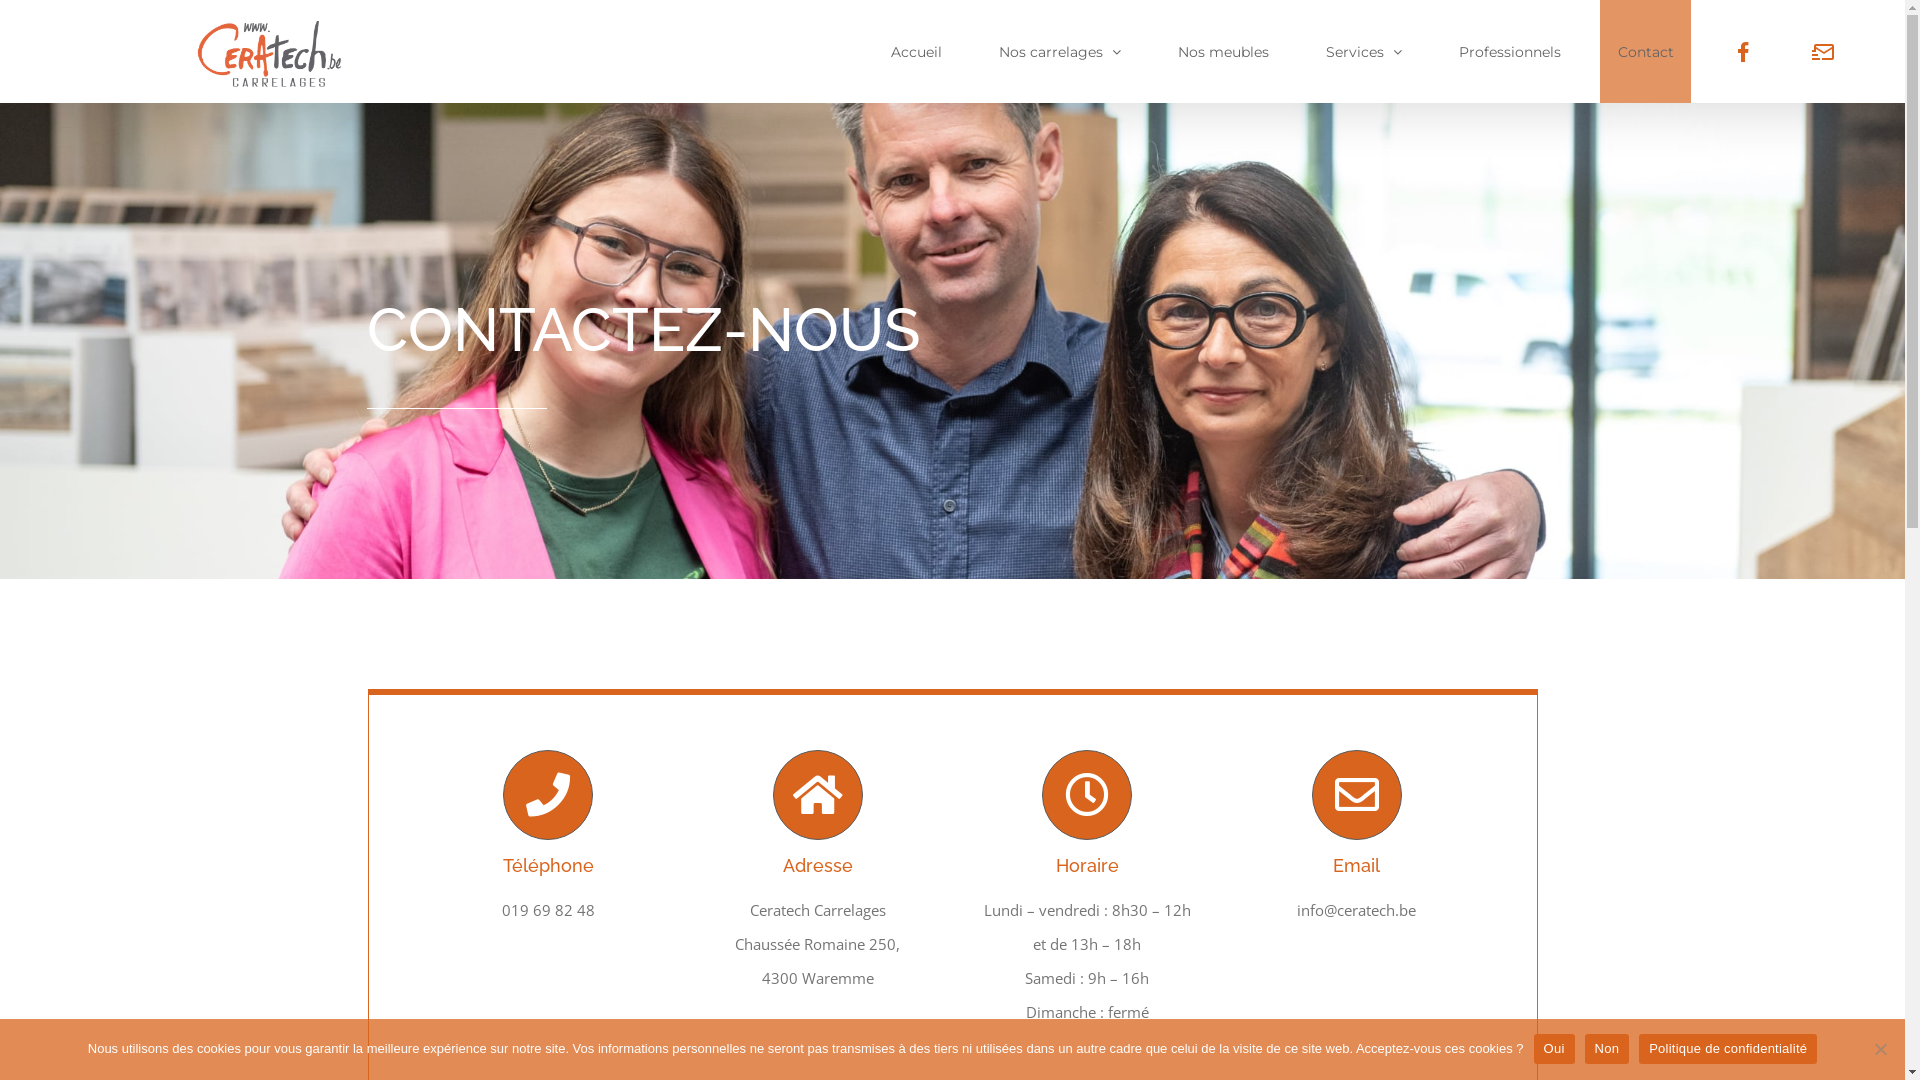 The width and height of the screenshot is (1920, 1080). Describe the element at coordinates (915, 50) in the screenshot. I see `'Accueil'` at that location.